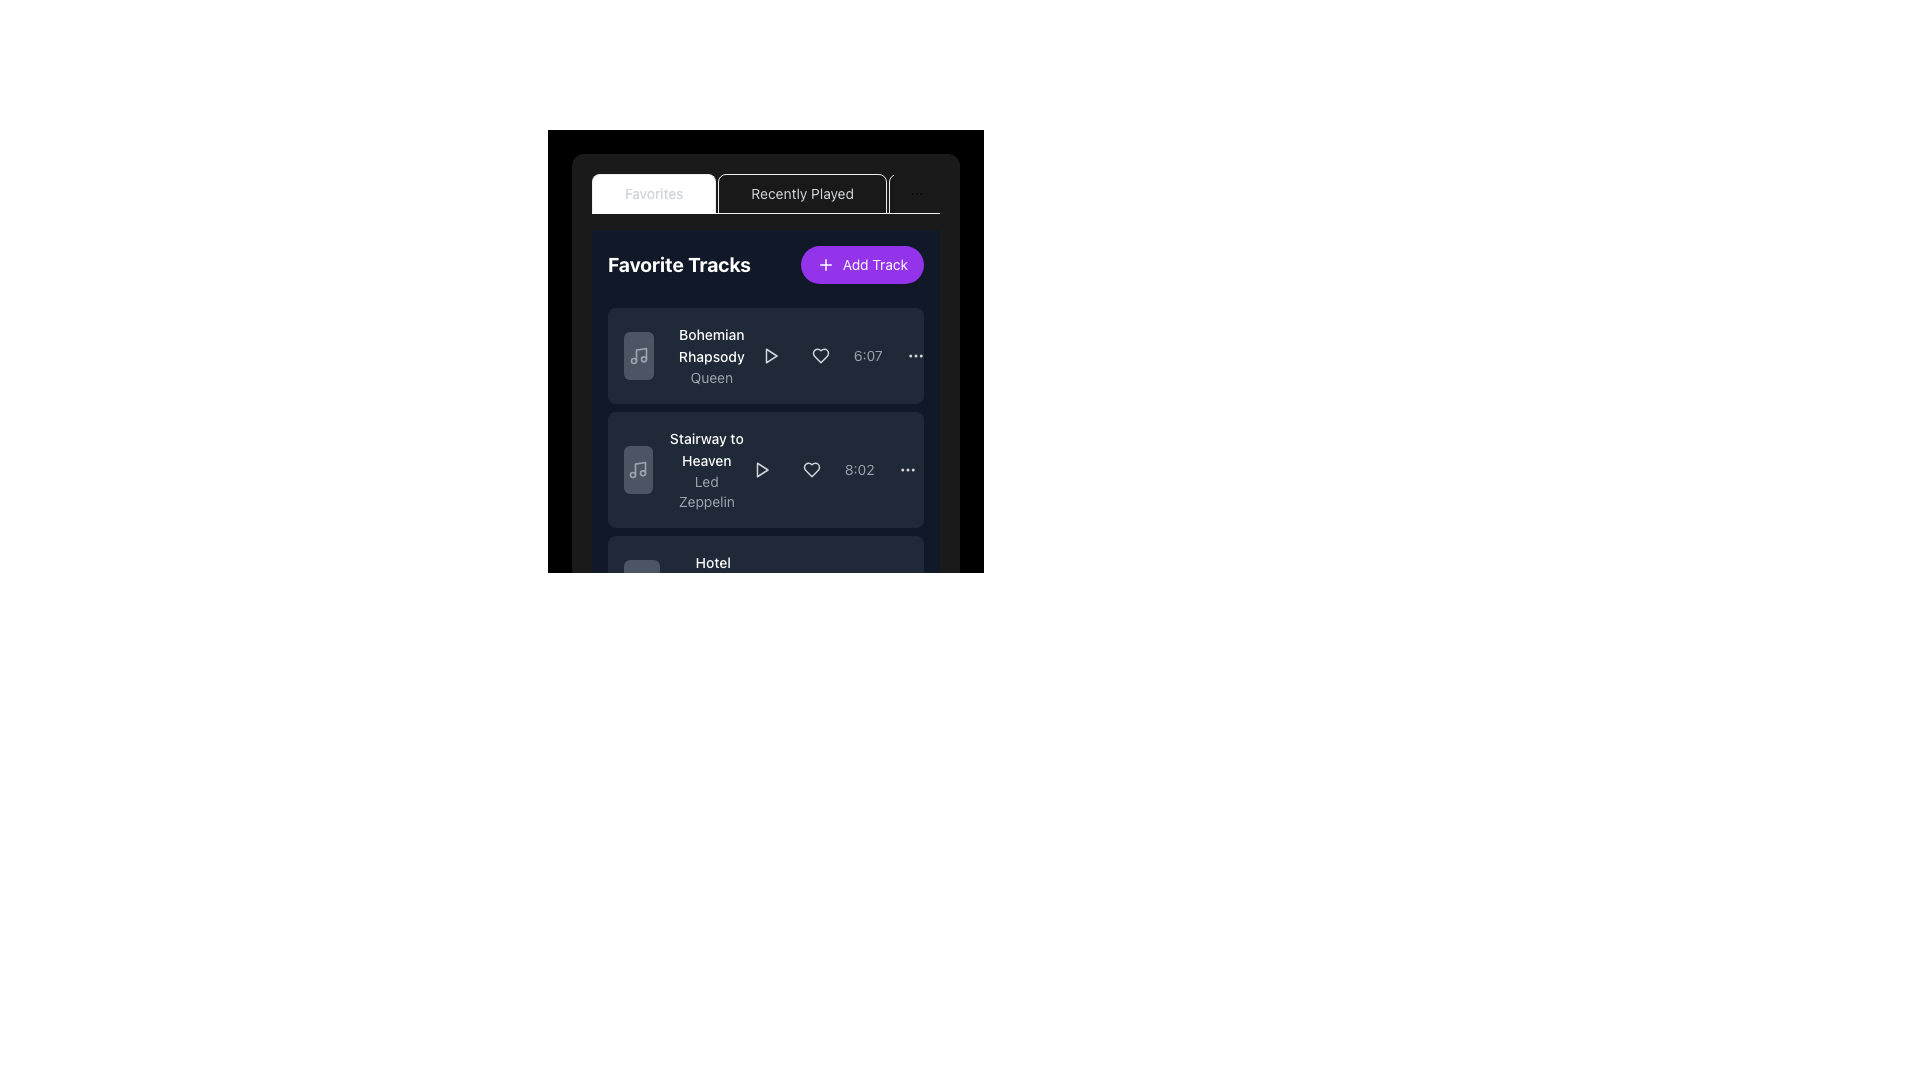 The height and width of the screenshot is (1080, 1920). What do you see at coordinates (769, 354) in the screenshot?
I see `the first circular play button with a gray triangle icon located to the right of the 'Bohemian Rhapsody' track title to play the track` at bounding box center [769, 354].